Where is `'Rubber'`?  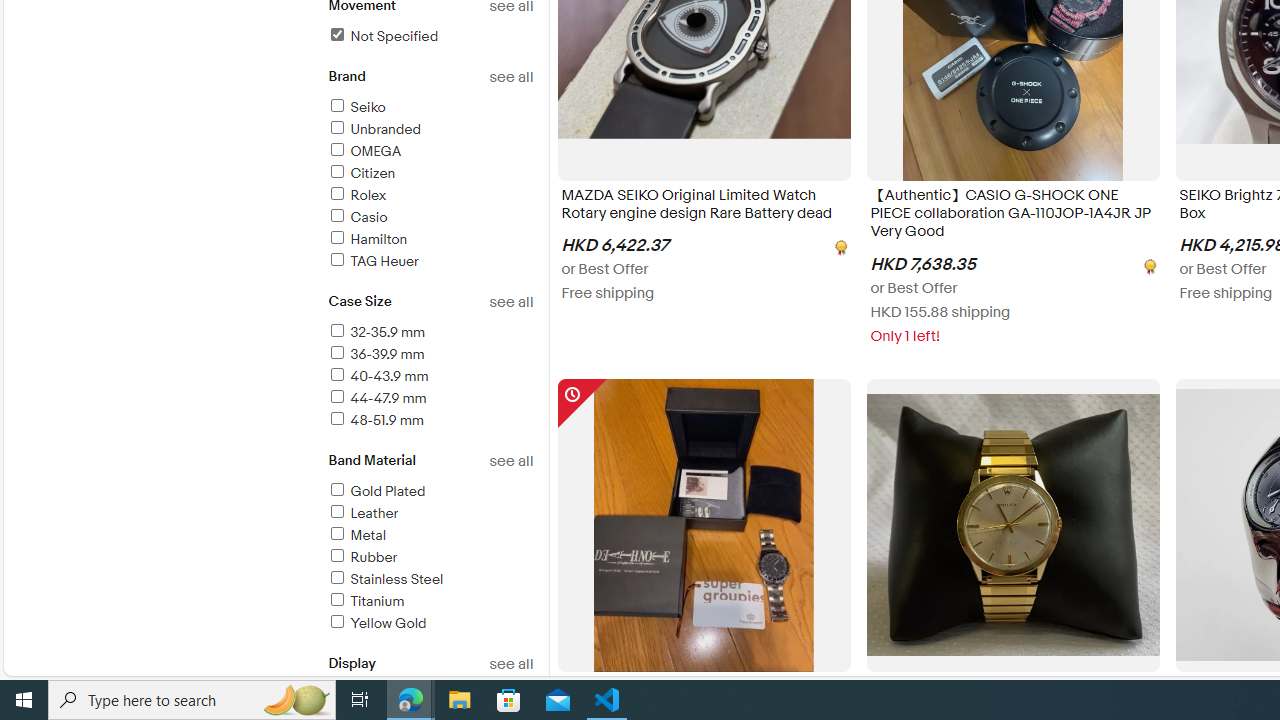
'Rubber' is located at coordinates (362, 557).